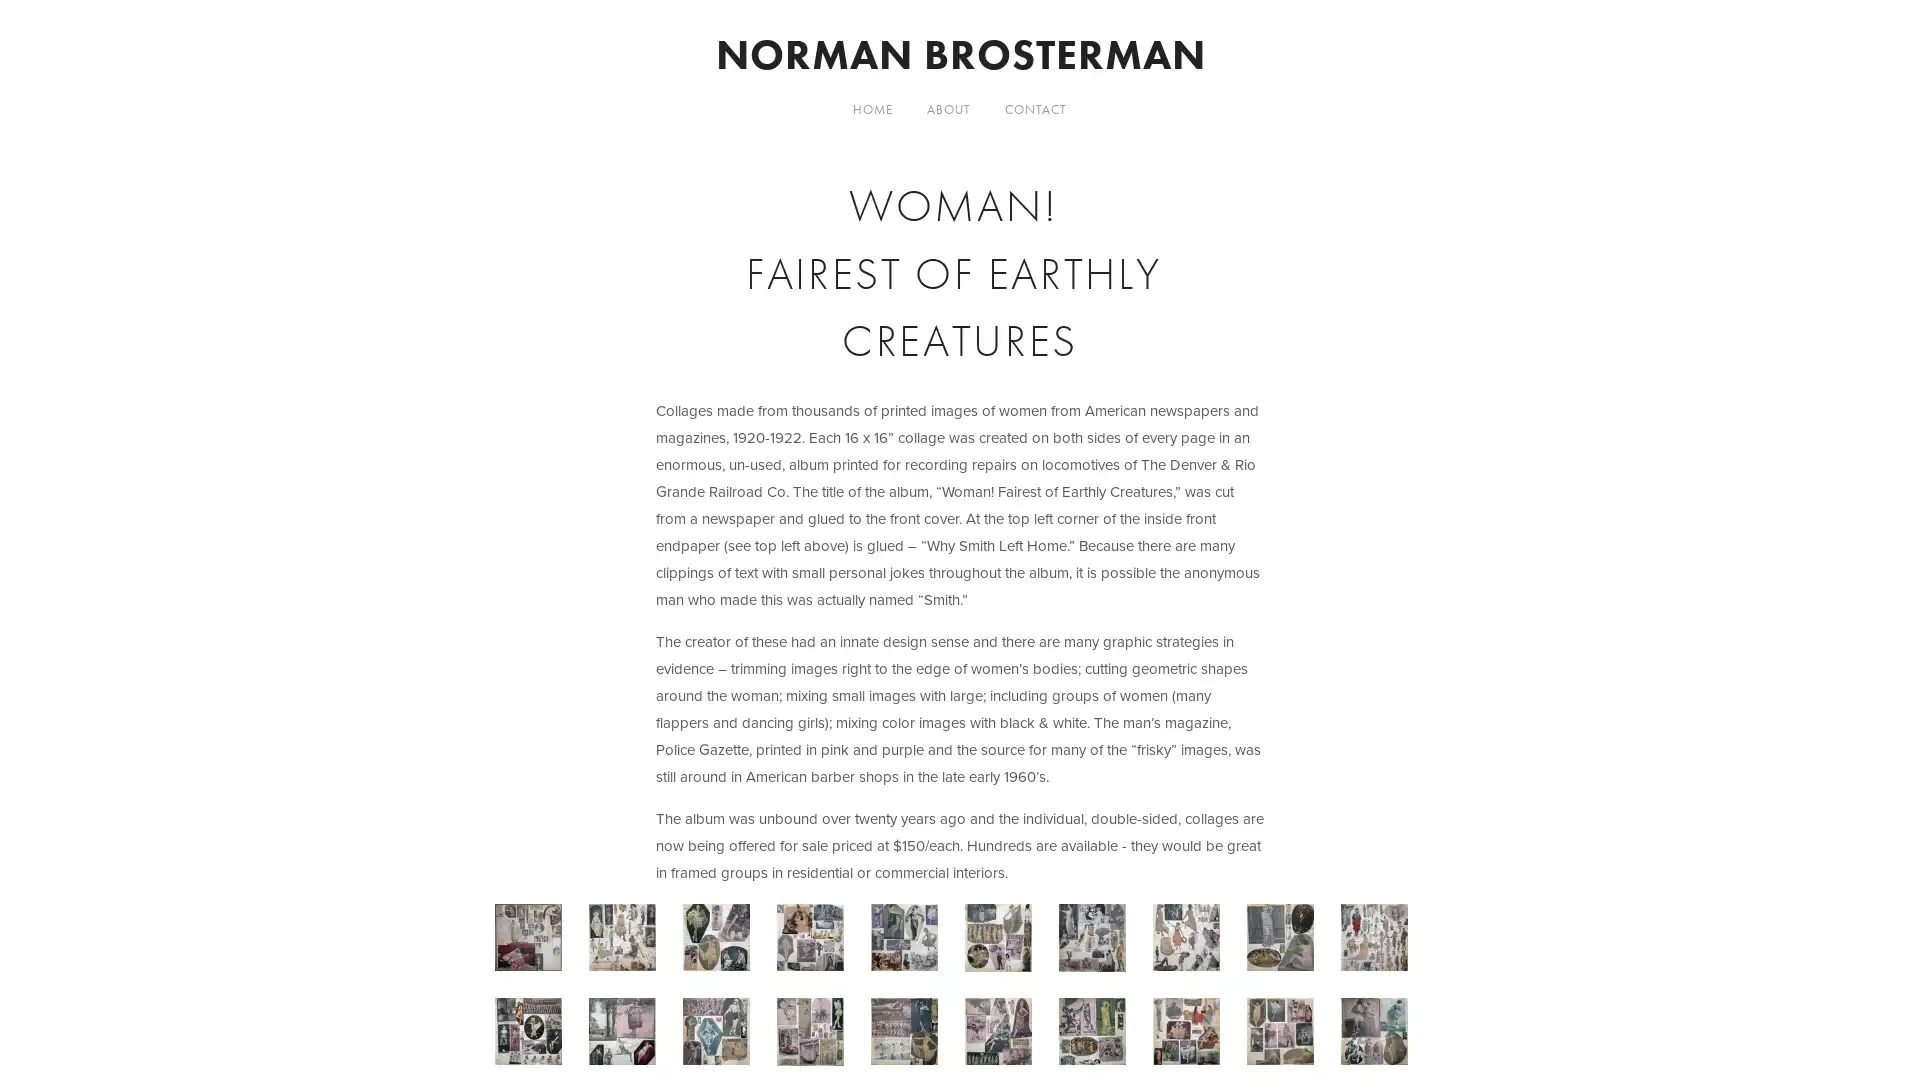 The image size is (1920, 1080). Describe the element at coordinates (1007, 945) in the screenshot. I see `View fullsize Smith 40.jpg` at that location.